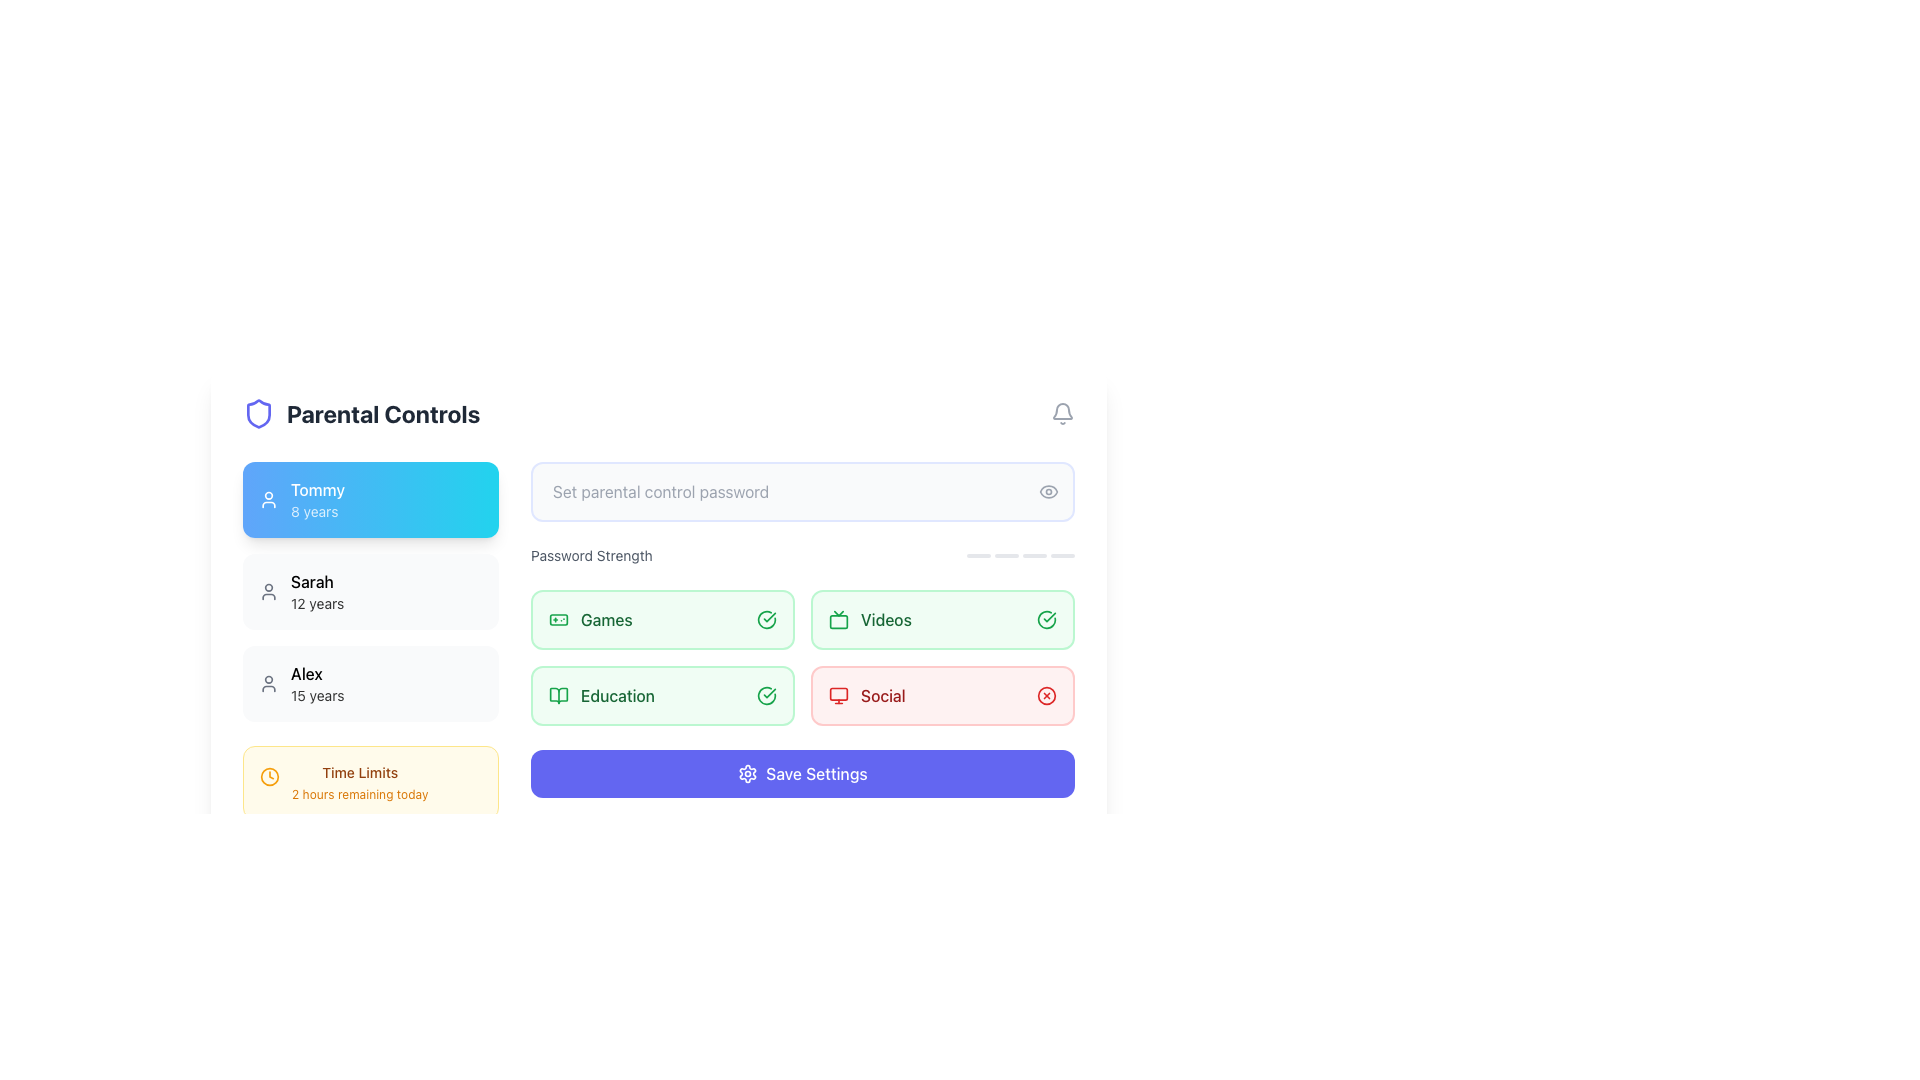  What do you see at coordinates (370, 782) in the screenshot?
I see `the static informational card titled 'Time Limits' that features a clock icon and indicates '2 hours remaining today', located at the bottom of the user information cards in the left panel` at bounding box center [370, 782].